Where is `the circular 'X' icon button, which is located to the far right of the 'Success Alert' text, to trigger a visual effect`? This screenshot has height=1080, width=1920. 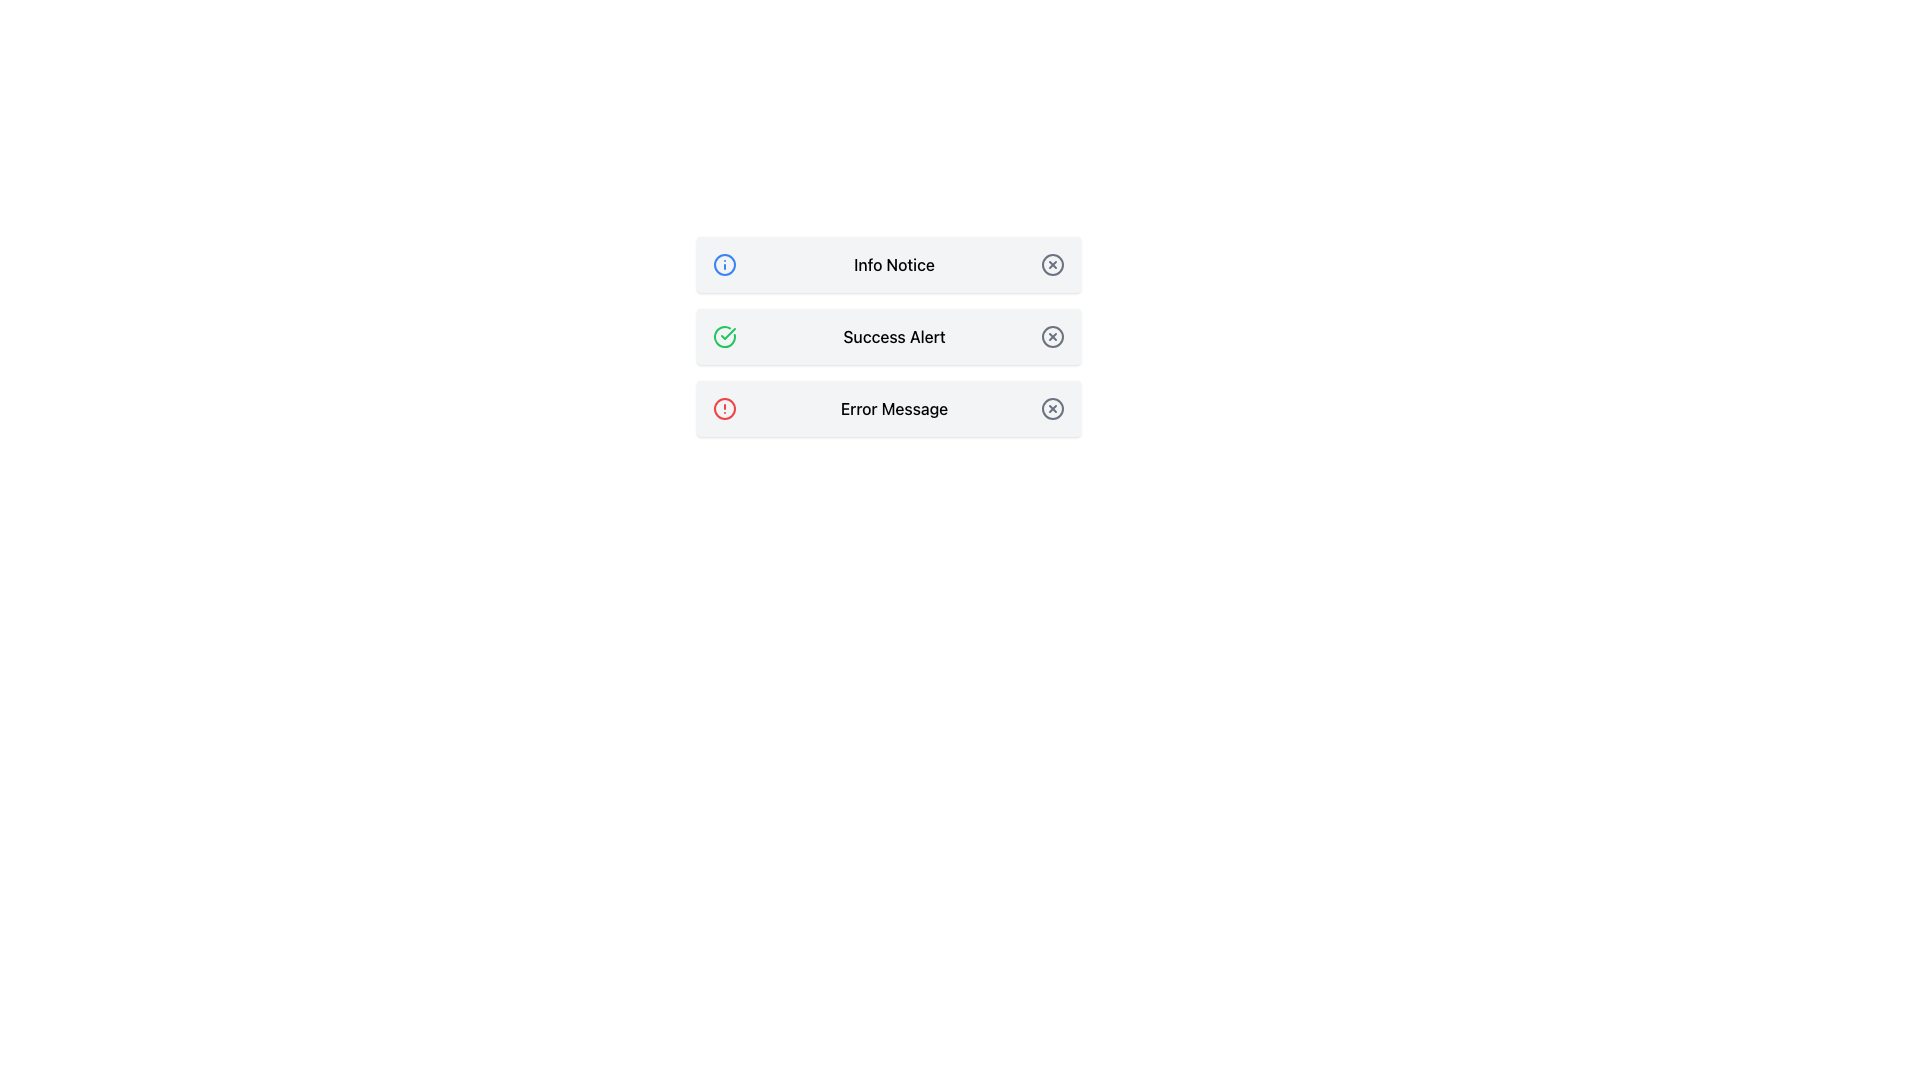 the circular 'X' icon button, which is located to the far right of the 'Success Alert' text, to trigger a visual effect is located at coordinates (1051, 335).